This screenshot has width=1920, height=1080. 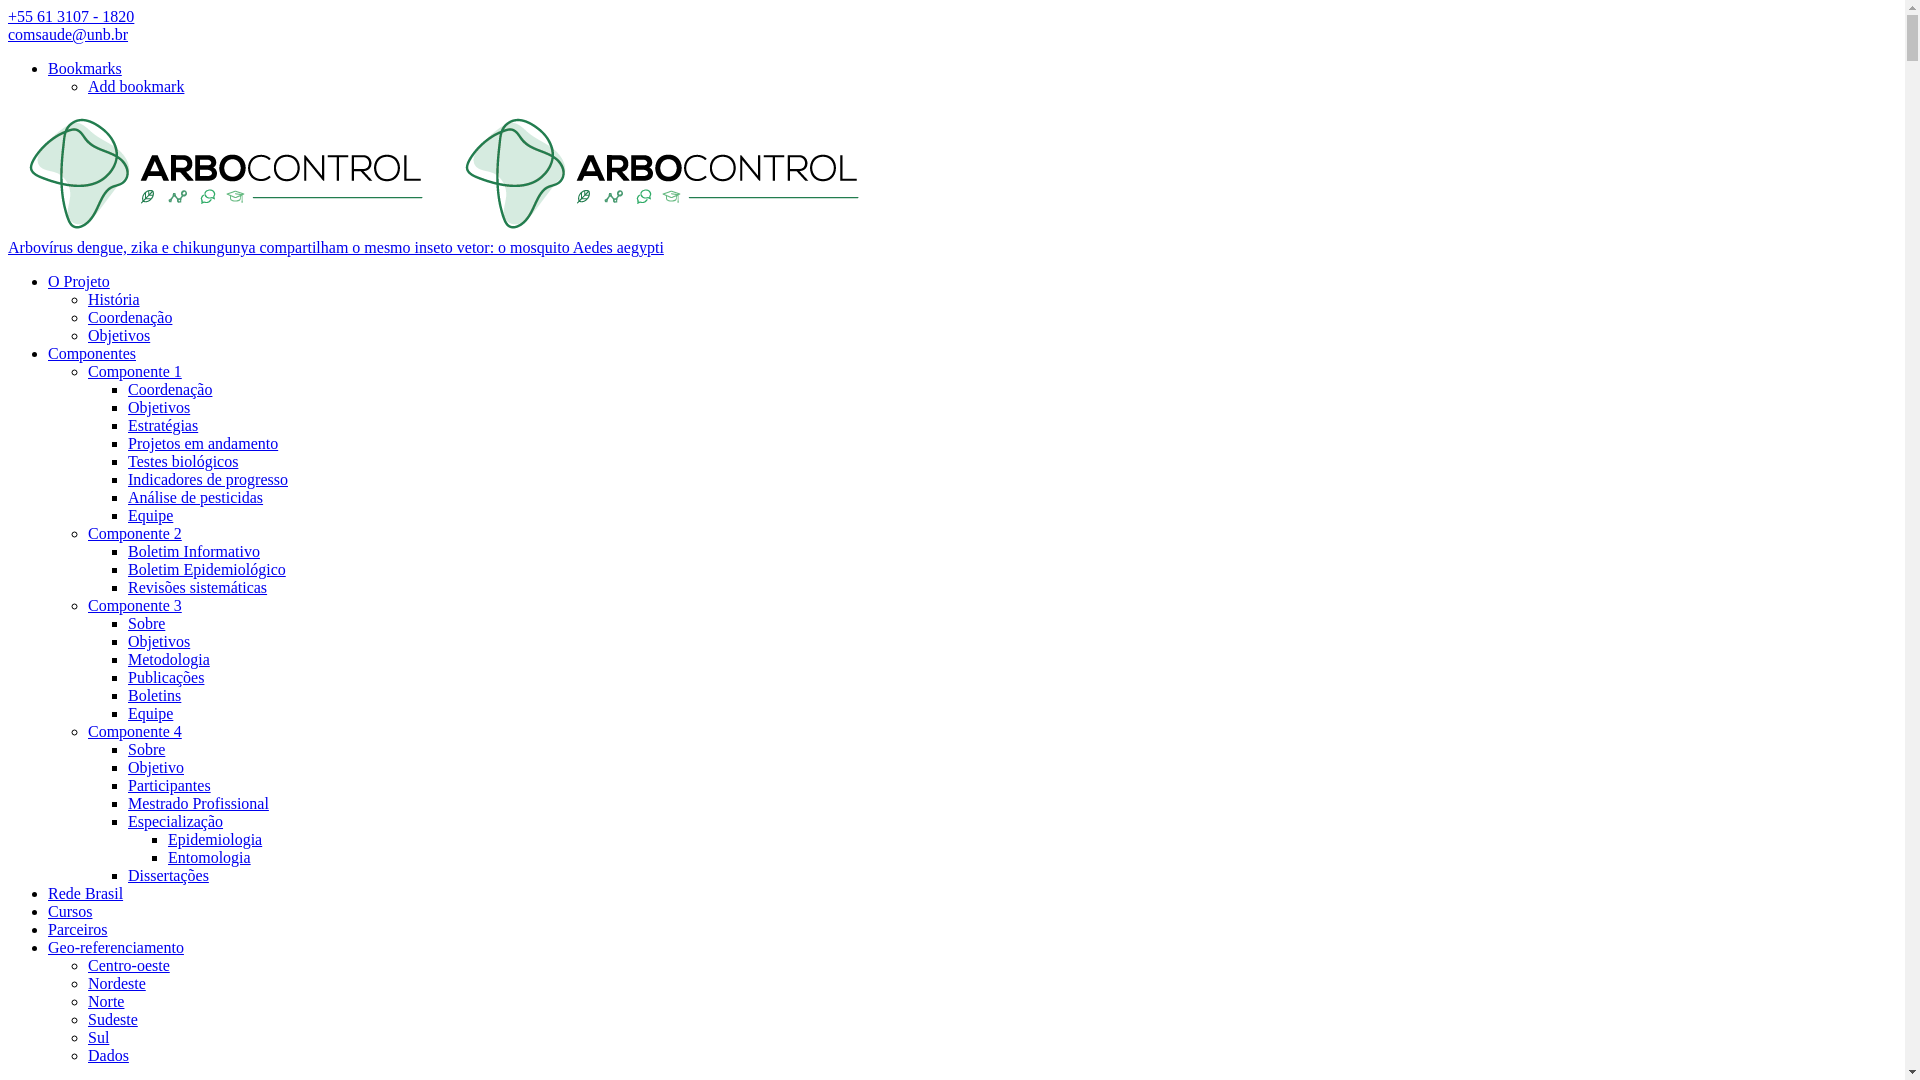 I want to click on 'Indicadores de progresso', so click(x=207, y=479).